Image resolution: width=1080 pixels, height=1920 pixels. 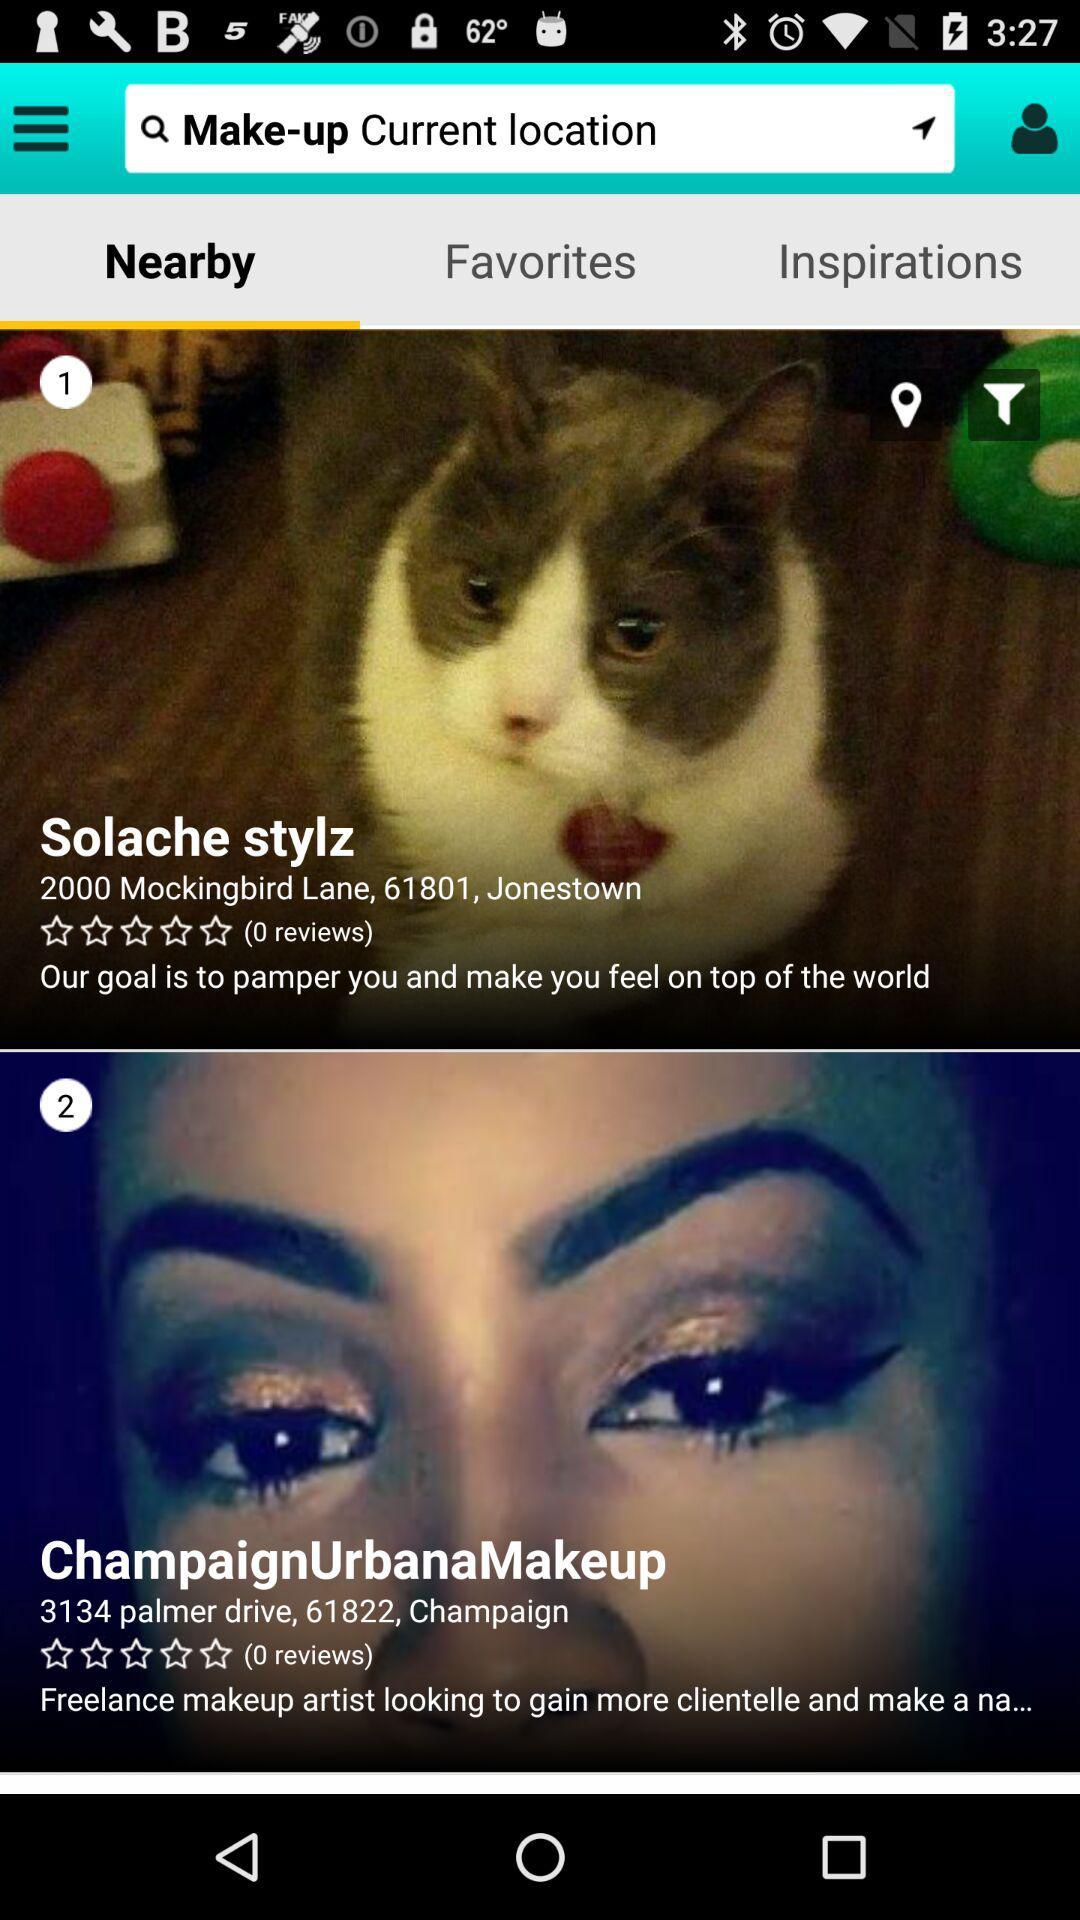 What do you see at coordinates (540, 1557) in the screenshot?
I see `the champaignurbanamakeup item` at bounding box center [540, 1557].